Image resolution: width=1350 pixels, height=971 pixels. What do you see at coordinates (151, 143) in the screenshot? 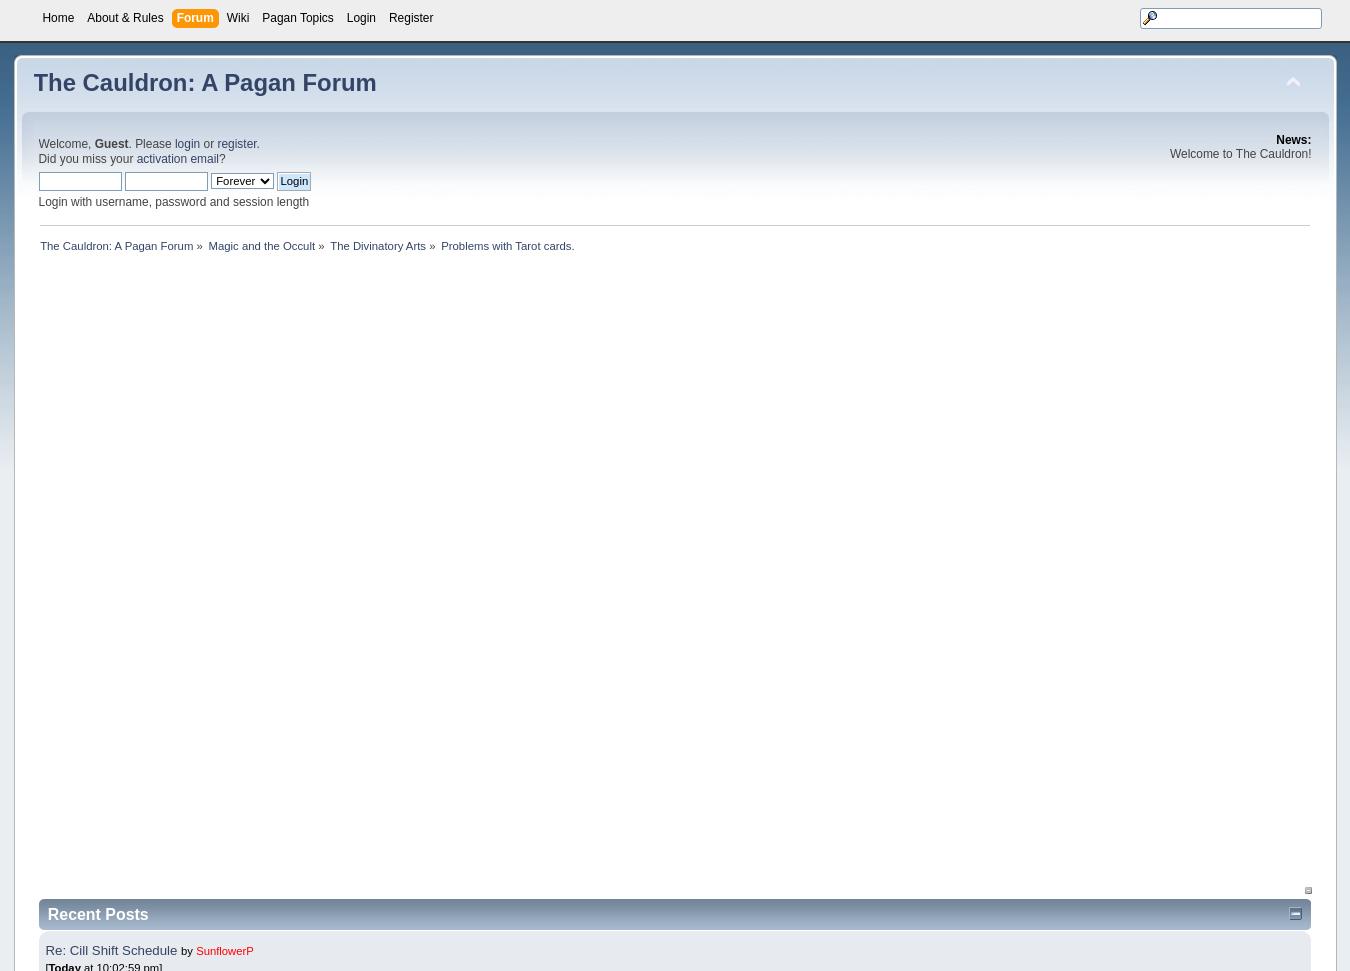
I see `'. Please'` at bounding box center [151, 143].